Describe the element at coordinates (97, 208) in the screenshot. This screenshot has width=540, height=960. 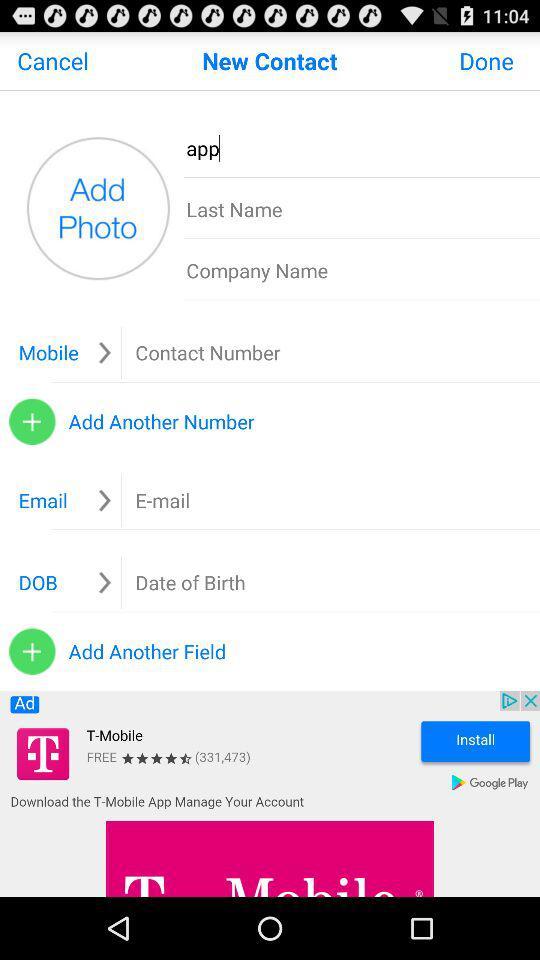
I see `photo profile button` at that location.